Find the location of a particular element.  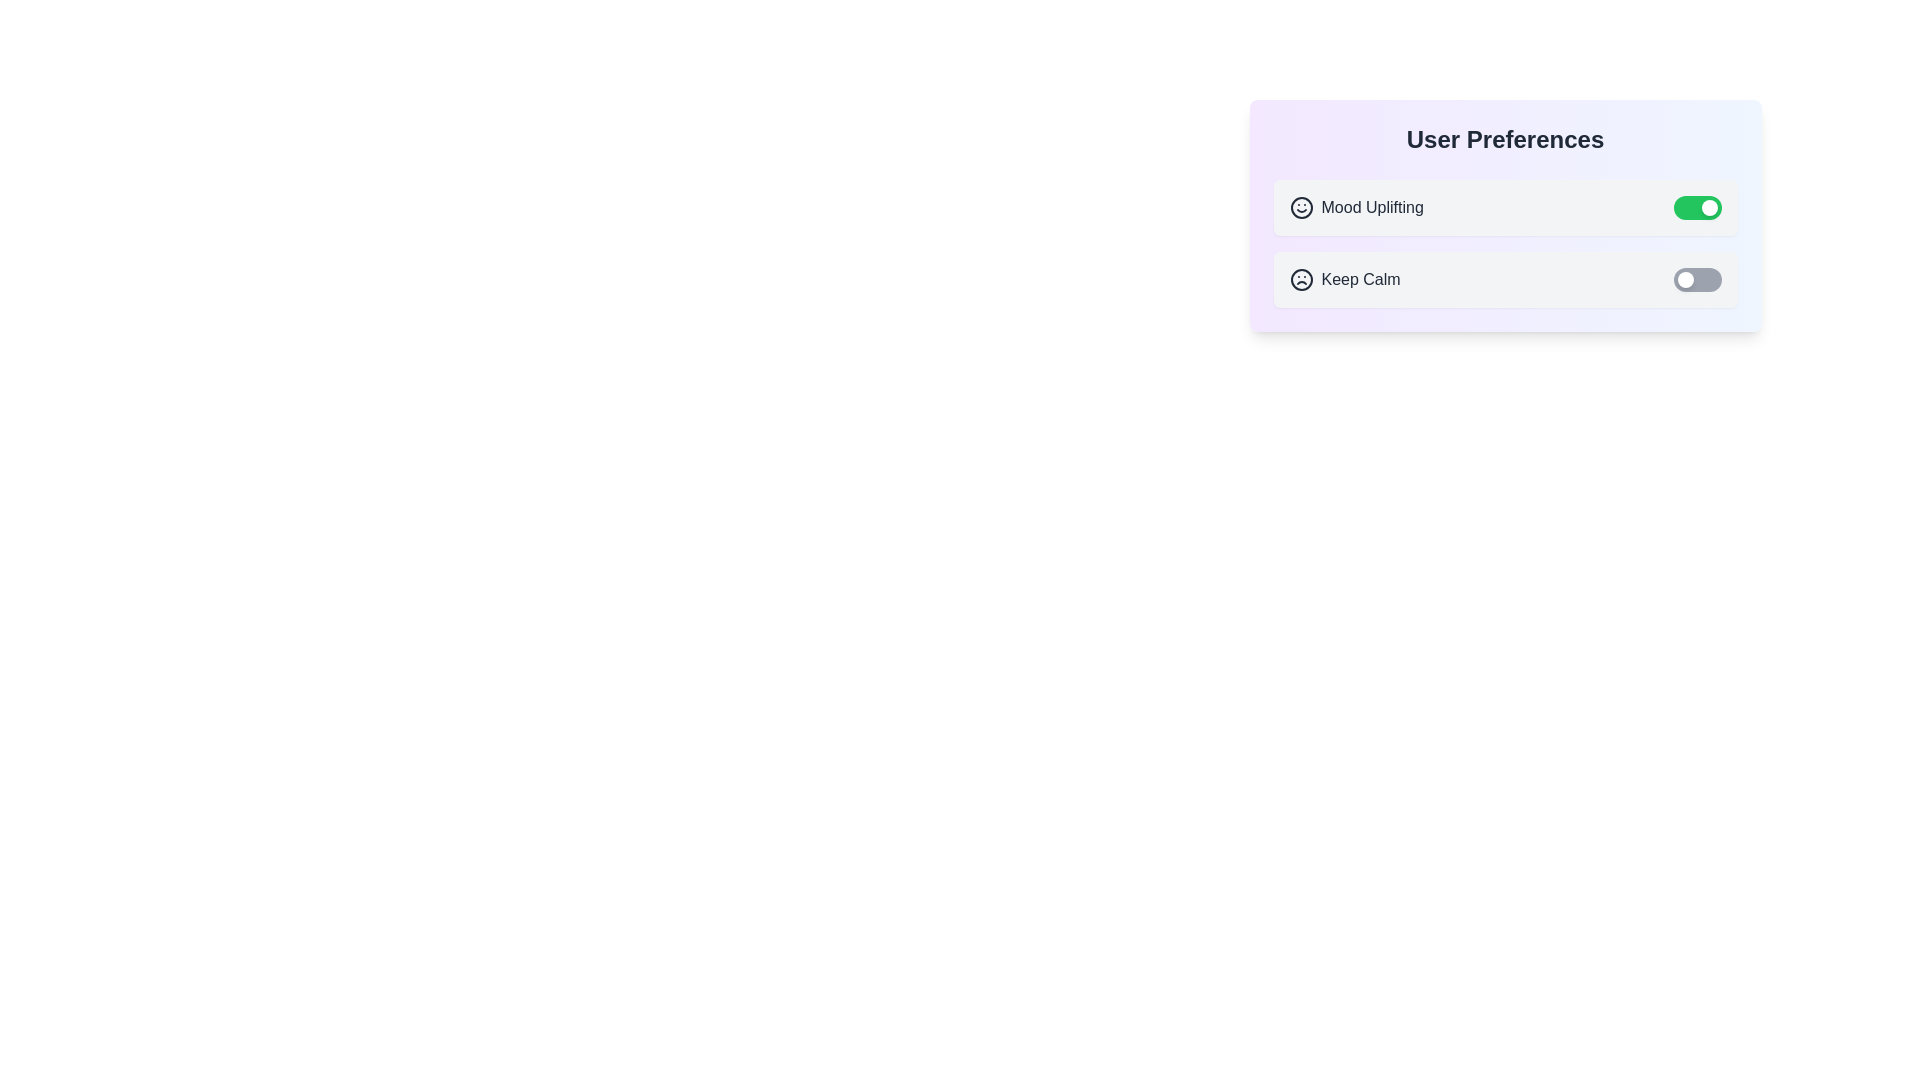

the black circular outline of the smiley symbol located beside the 'Mood Uplifting' toggle in the 'User Preferences' card is located at coordinates (1301, 208).